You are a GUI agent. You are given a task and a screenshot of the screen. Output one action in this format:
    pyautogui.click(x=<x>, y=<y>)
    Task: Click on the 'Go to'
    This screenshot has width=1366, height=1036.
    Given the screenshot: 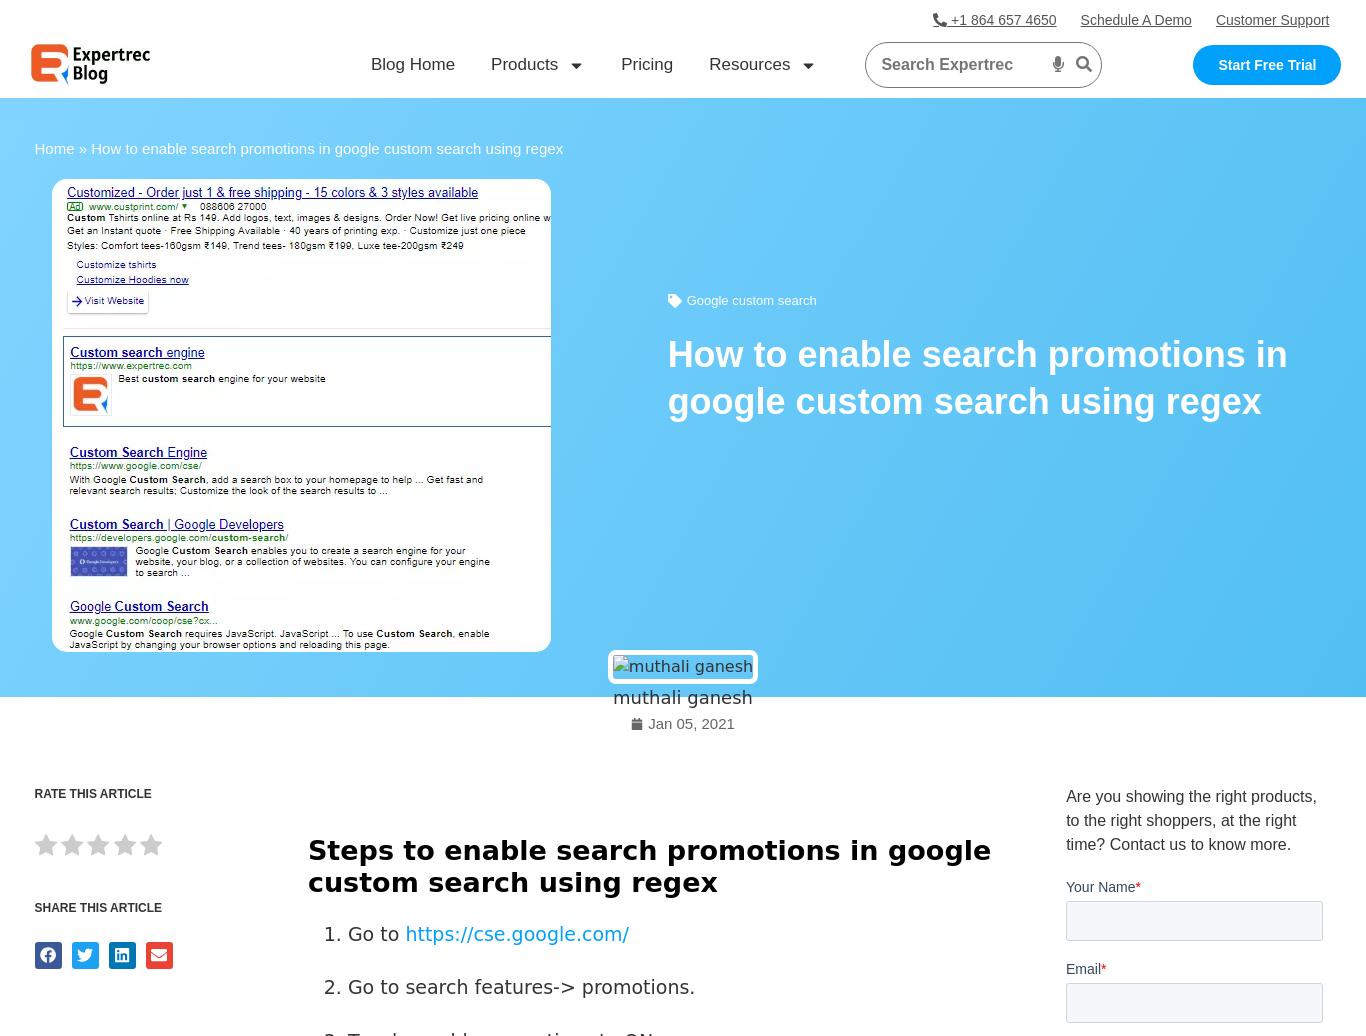 What is the action you would take?
    pyautogui.click(x=375, y=933)
    